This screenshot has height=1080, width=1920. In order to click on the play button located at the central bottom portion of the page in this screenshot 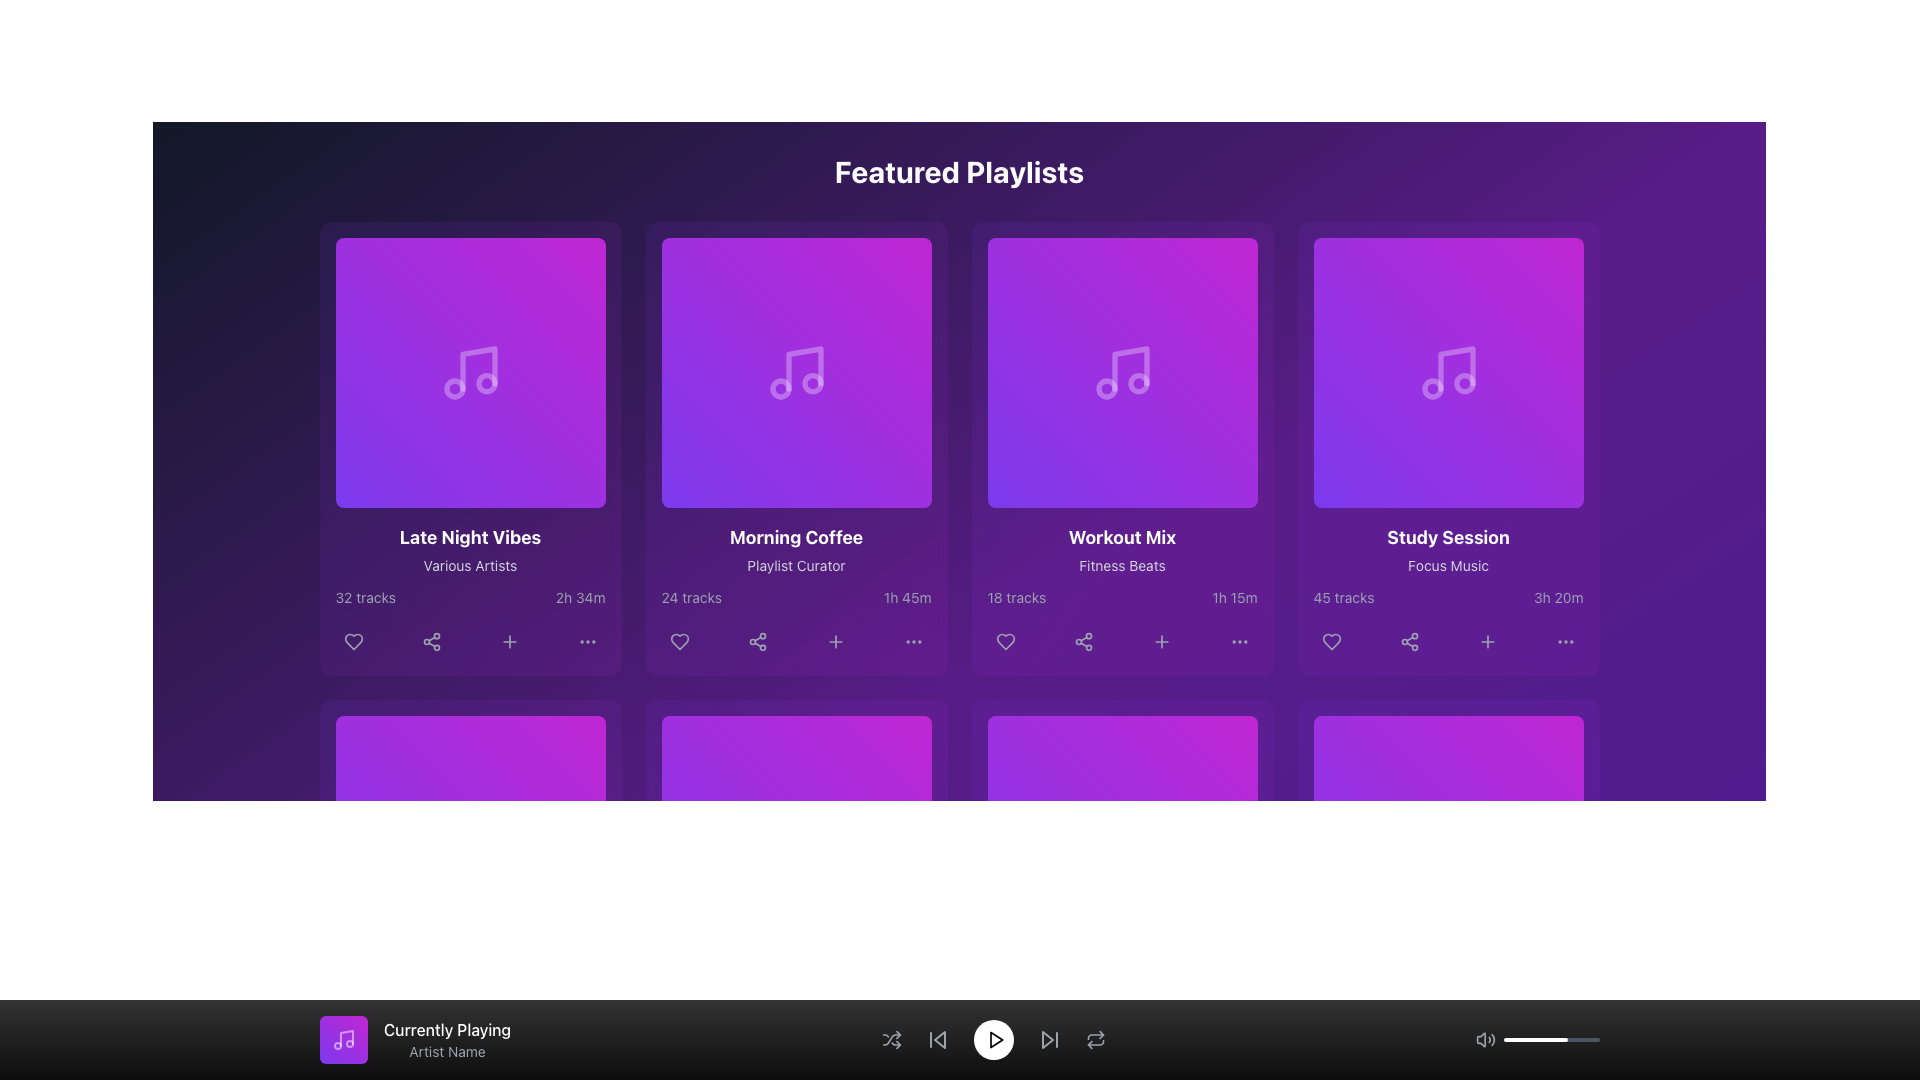, I will do `click(472, 851)`.